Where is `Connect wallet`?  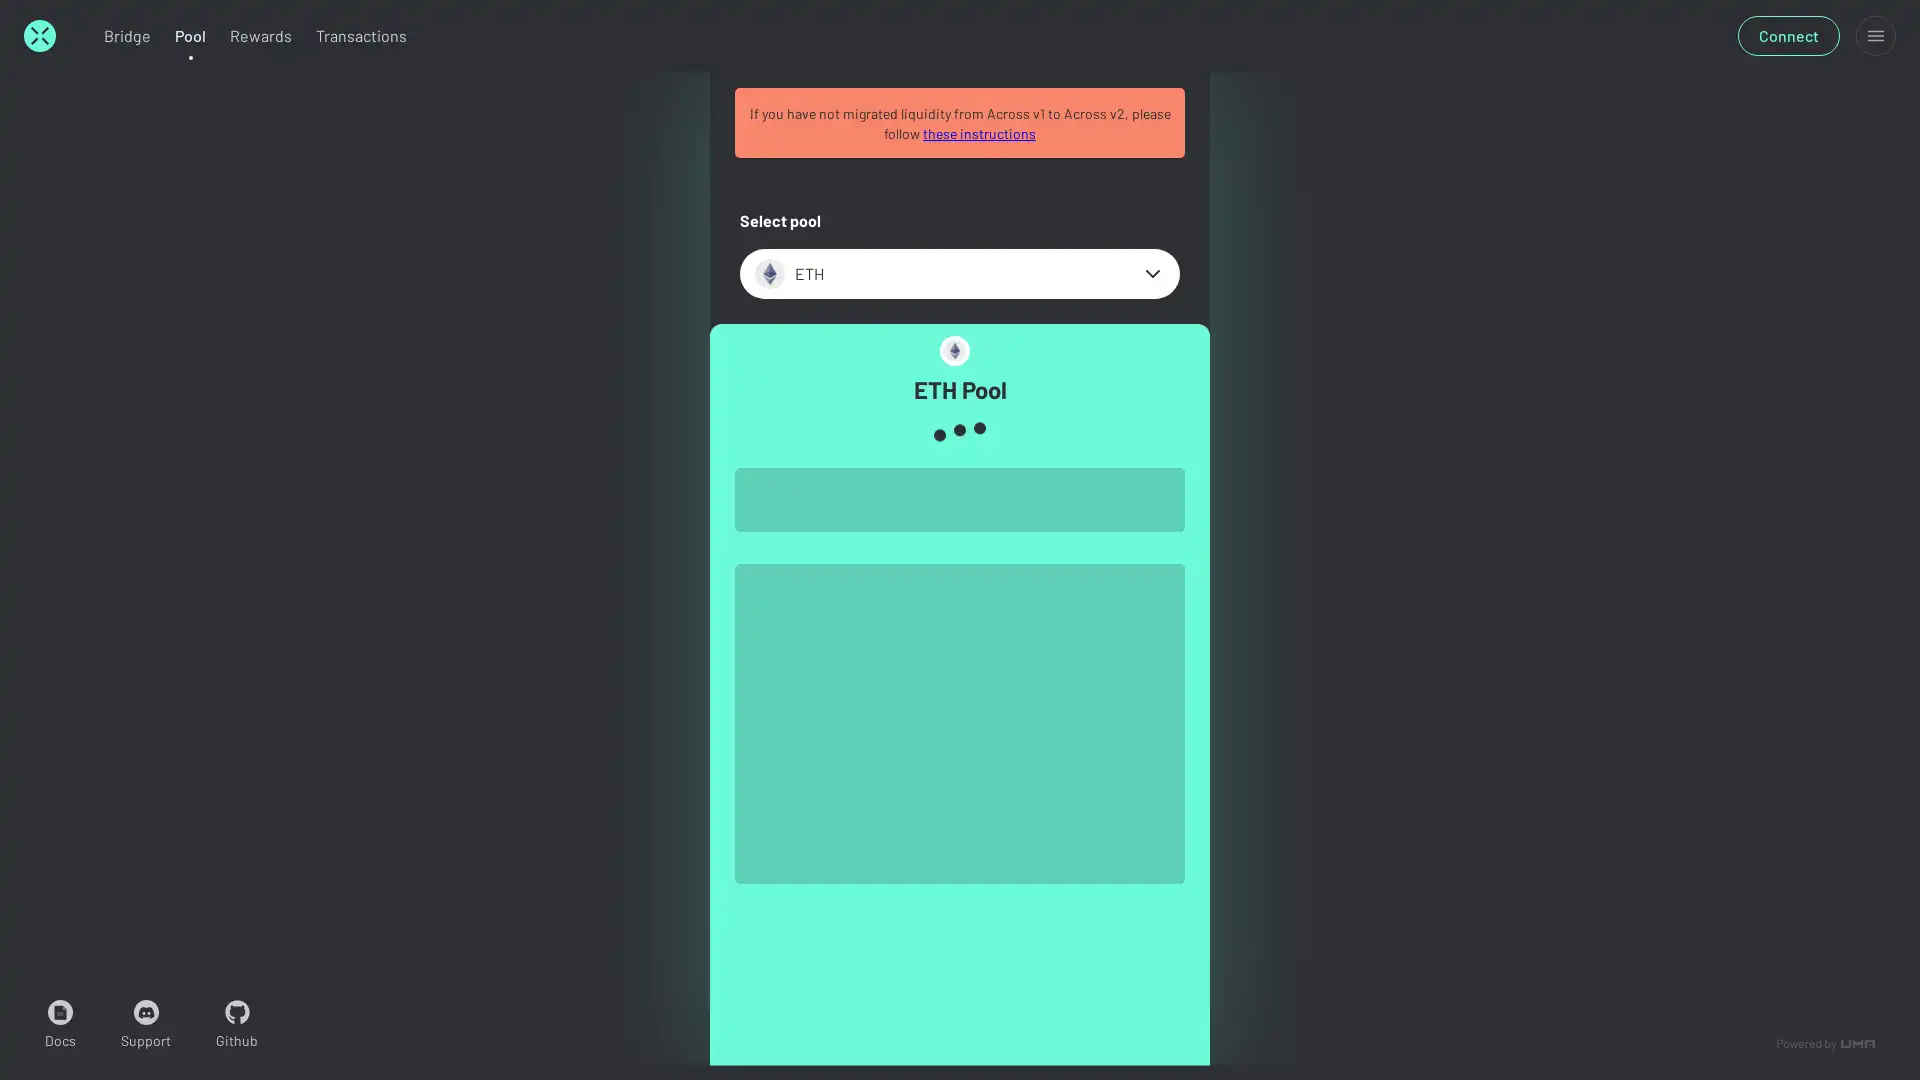
Connect wallet is located at coordinates (960, 946).